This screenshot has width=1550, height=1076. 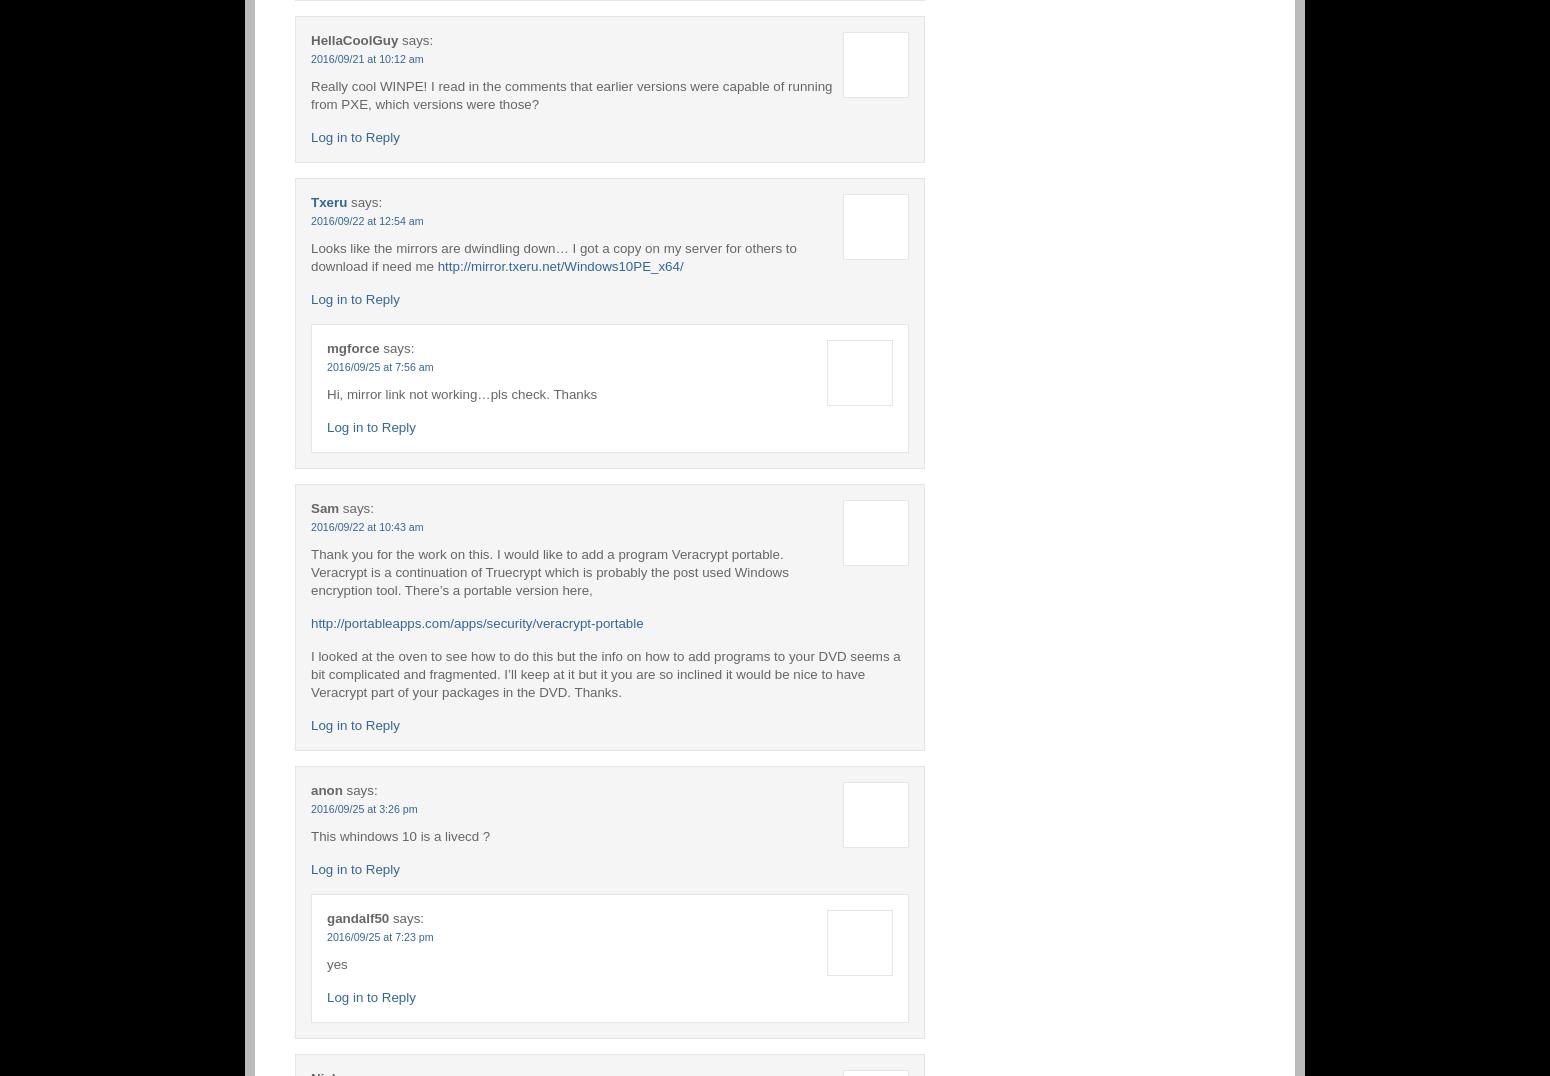 I want to click on 'http://mirror.txeru.net/Windows10PE_x64/', so click(x=560, y=265).